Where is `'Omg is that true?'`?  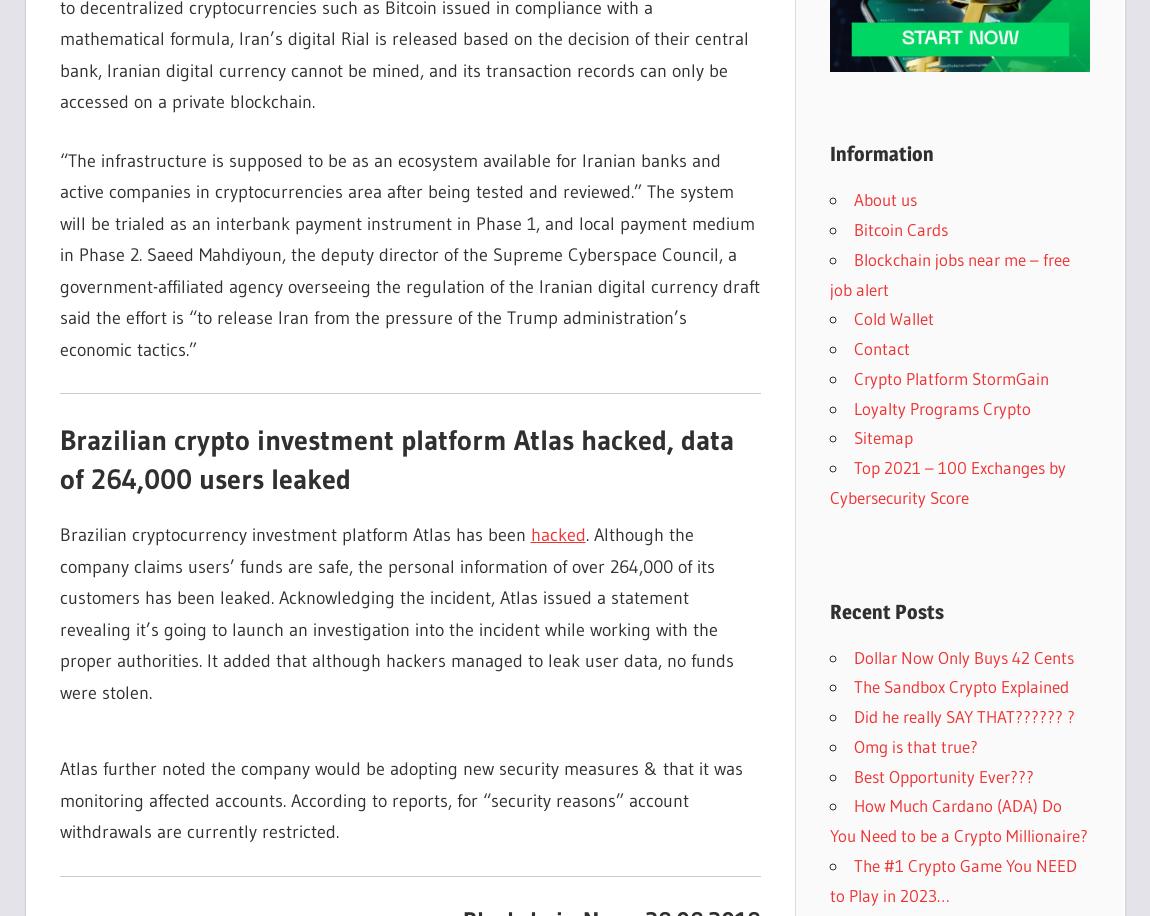 'Omg is that true?' is located at coordinates (915, 744).